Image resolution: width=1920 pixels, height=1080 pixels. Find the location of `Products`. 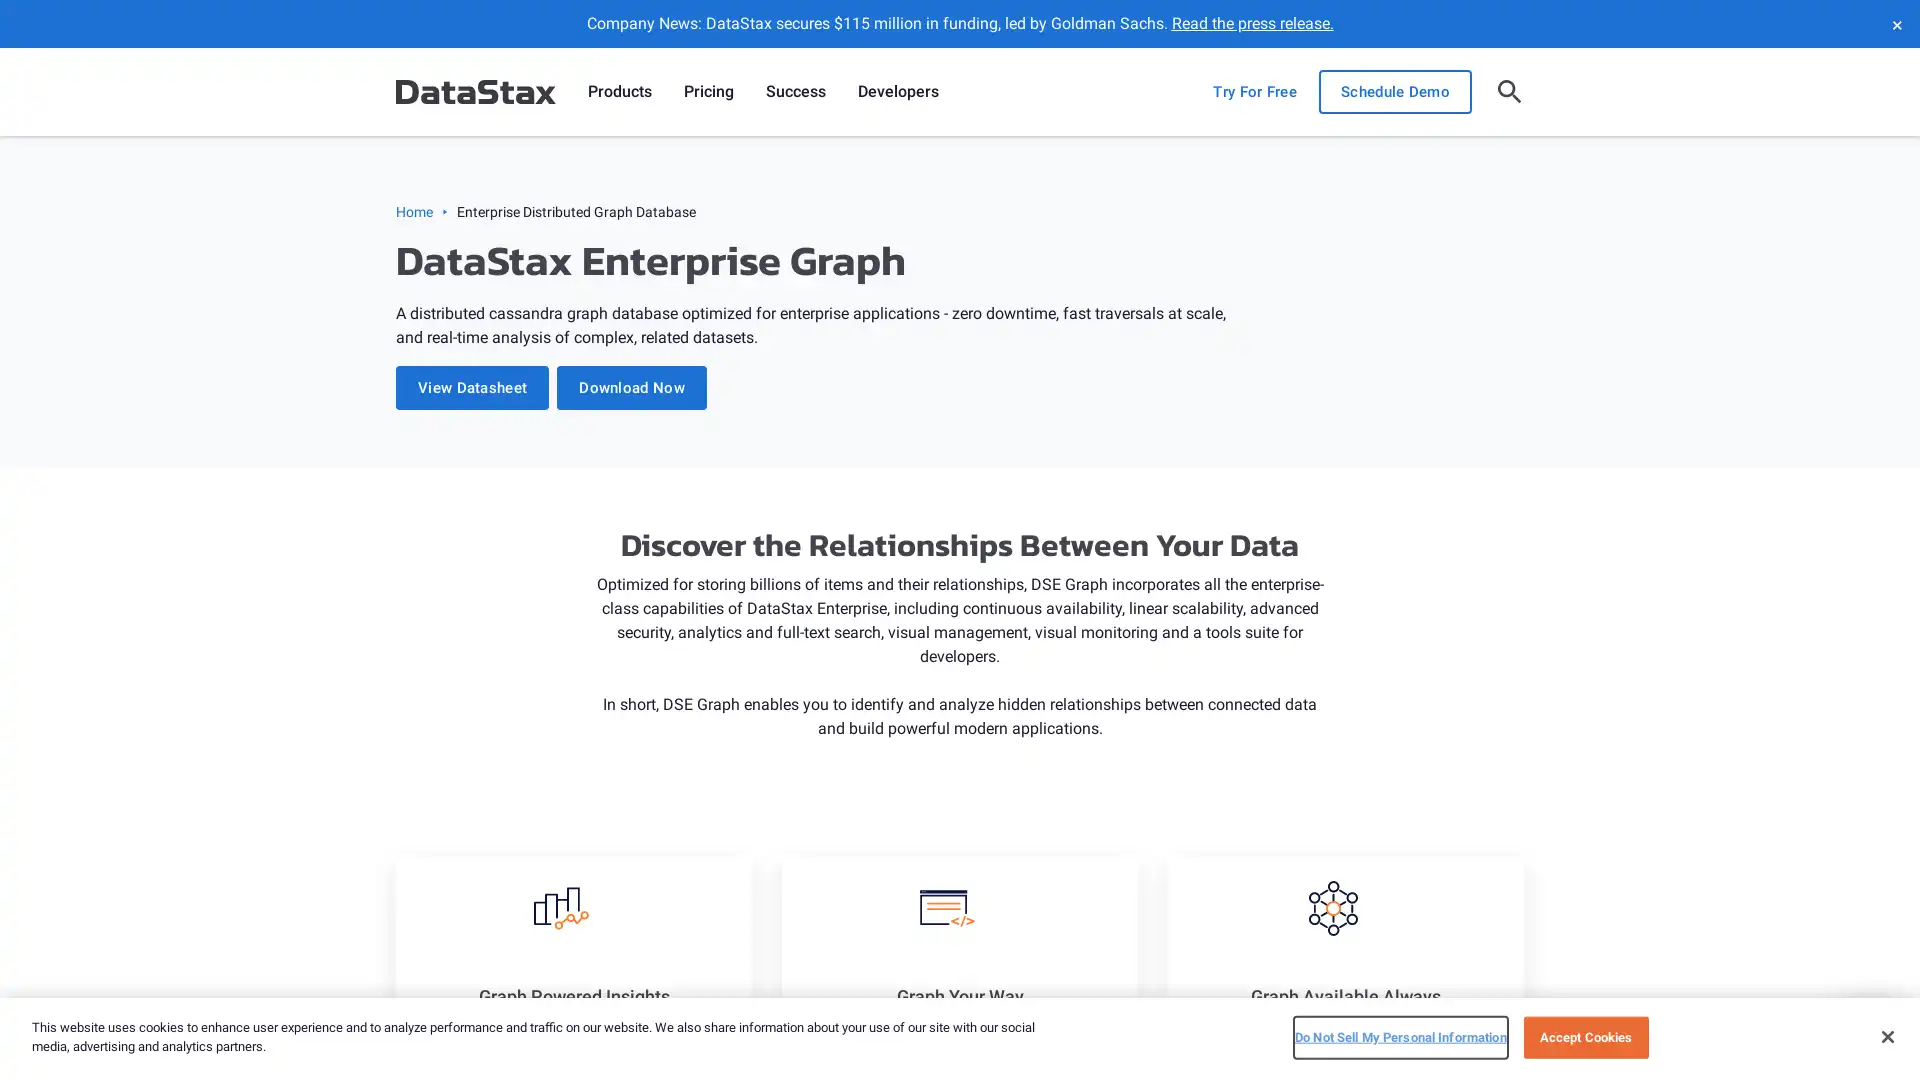

Products is located at coordinates (618, 92).